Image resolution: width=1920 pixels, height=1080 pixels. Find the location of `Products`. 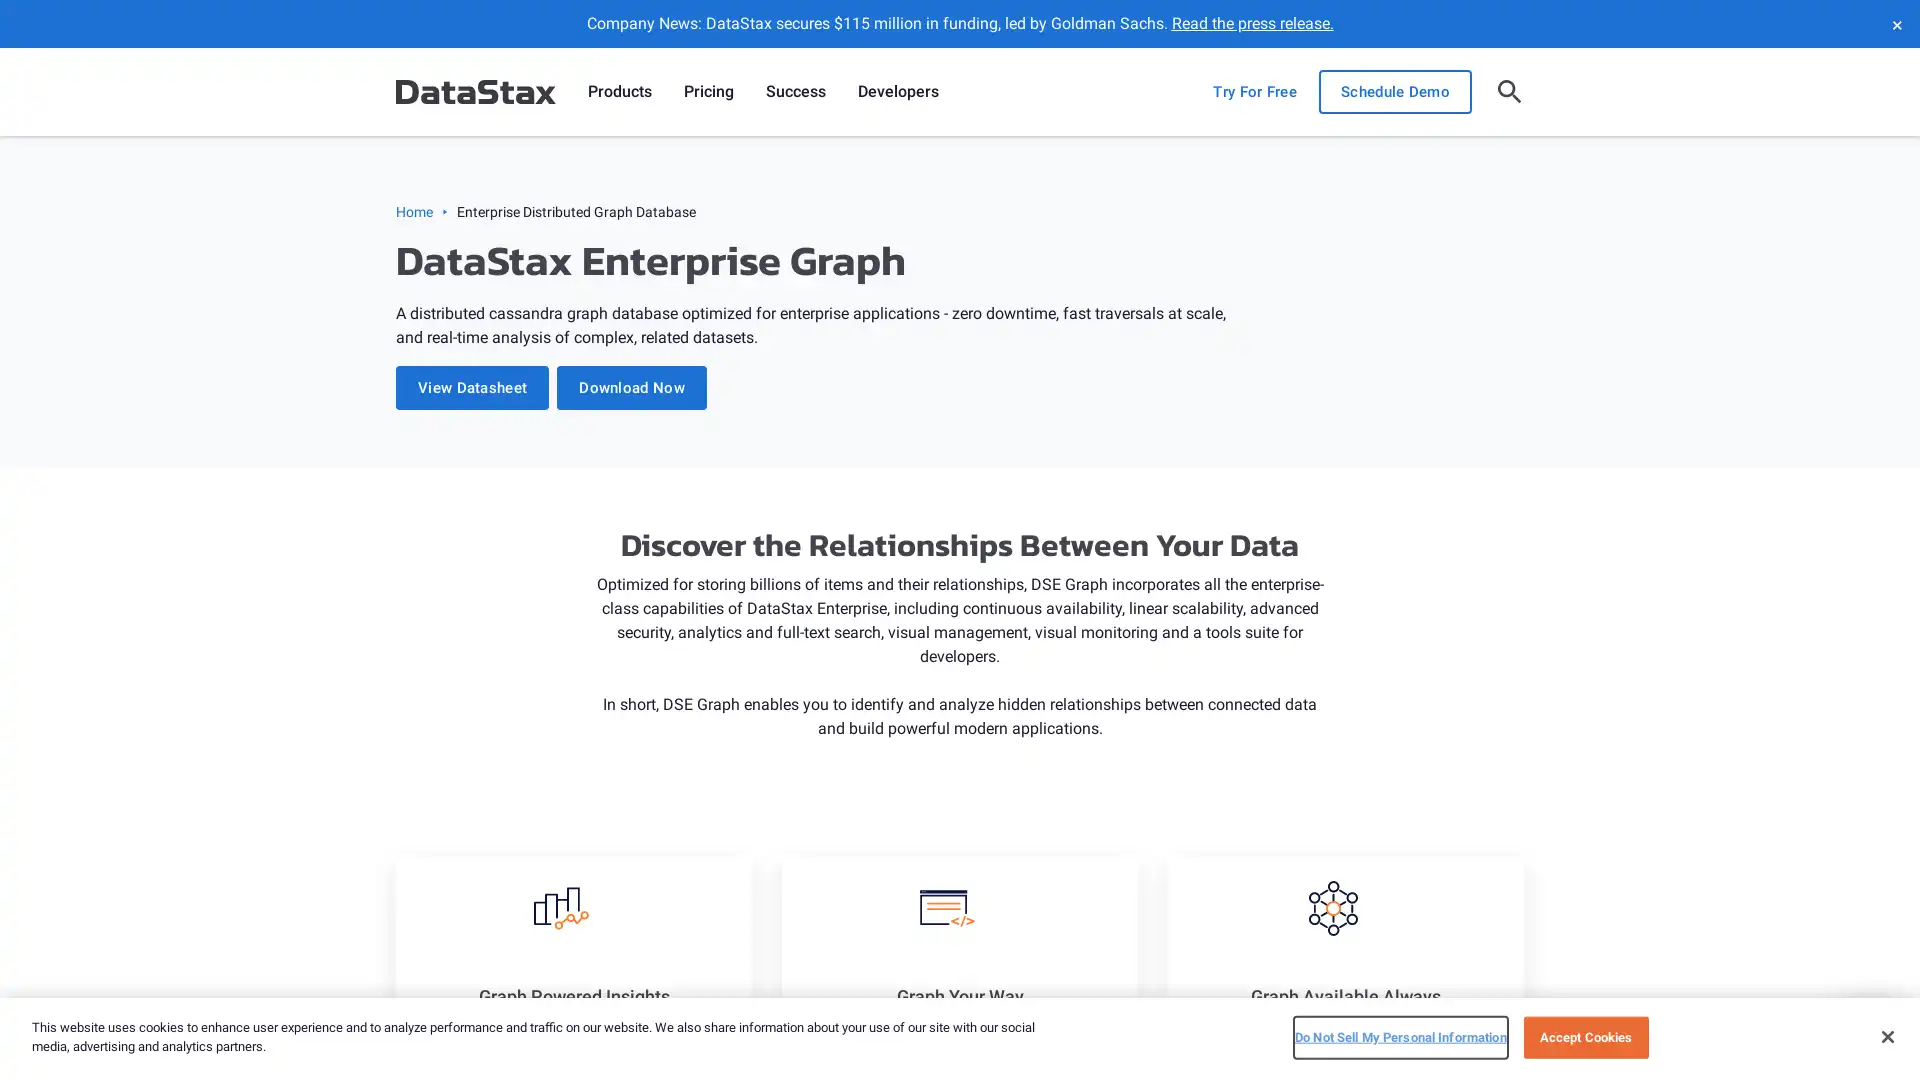

Products is located at coordinates (618, 92).